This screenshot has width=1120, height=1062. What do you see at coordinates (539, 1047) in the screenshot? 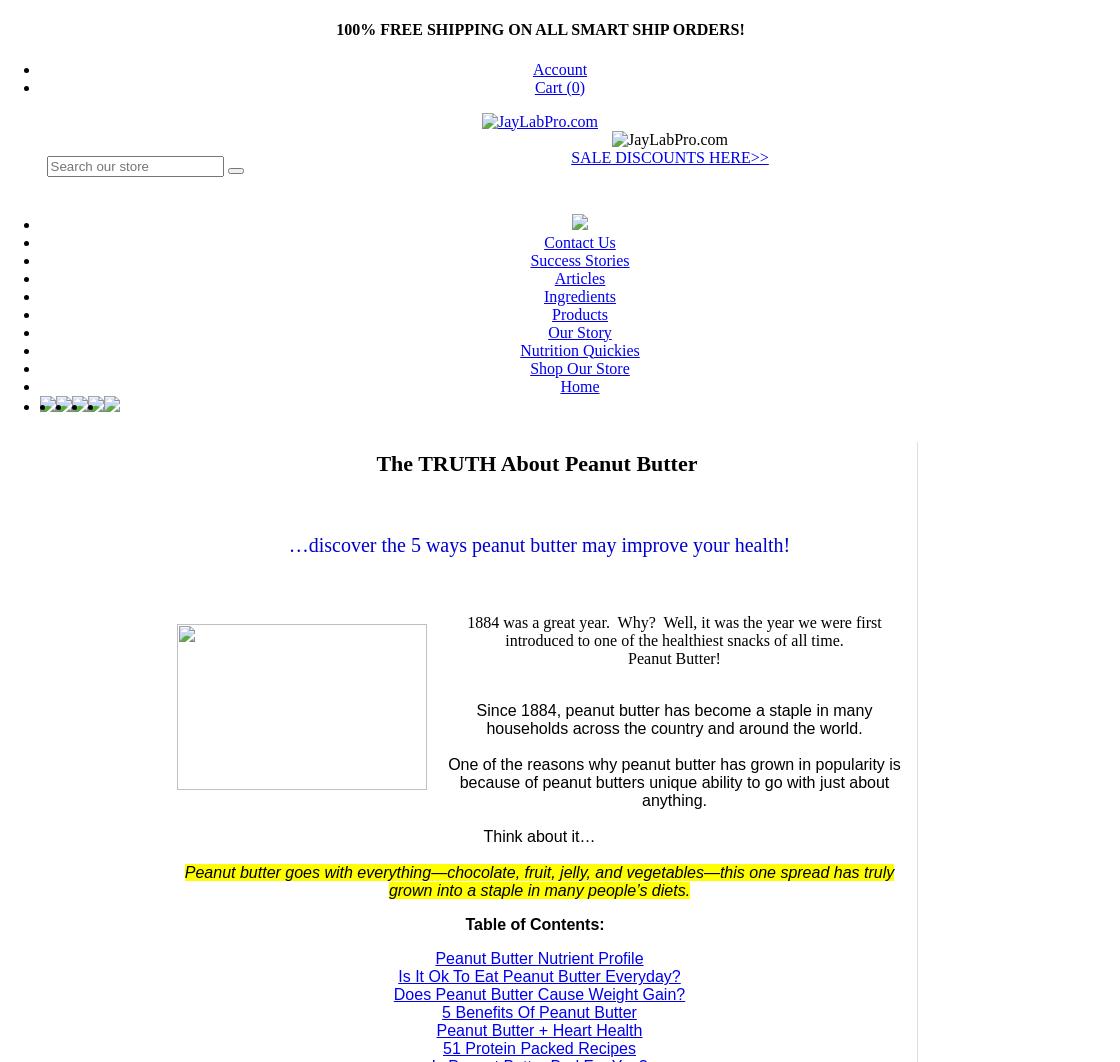
I see `'51 Protein Packed Recipes'` at bounding box center [539, 1047].